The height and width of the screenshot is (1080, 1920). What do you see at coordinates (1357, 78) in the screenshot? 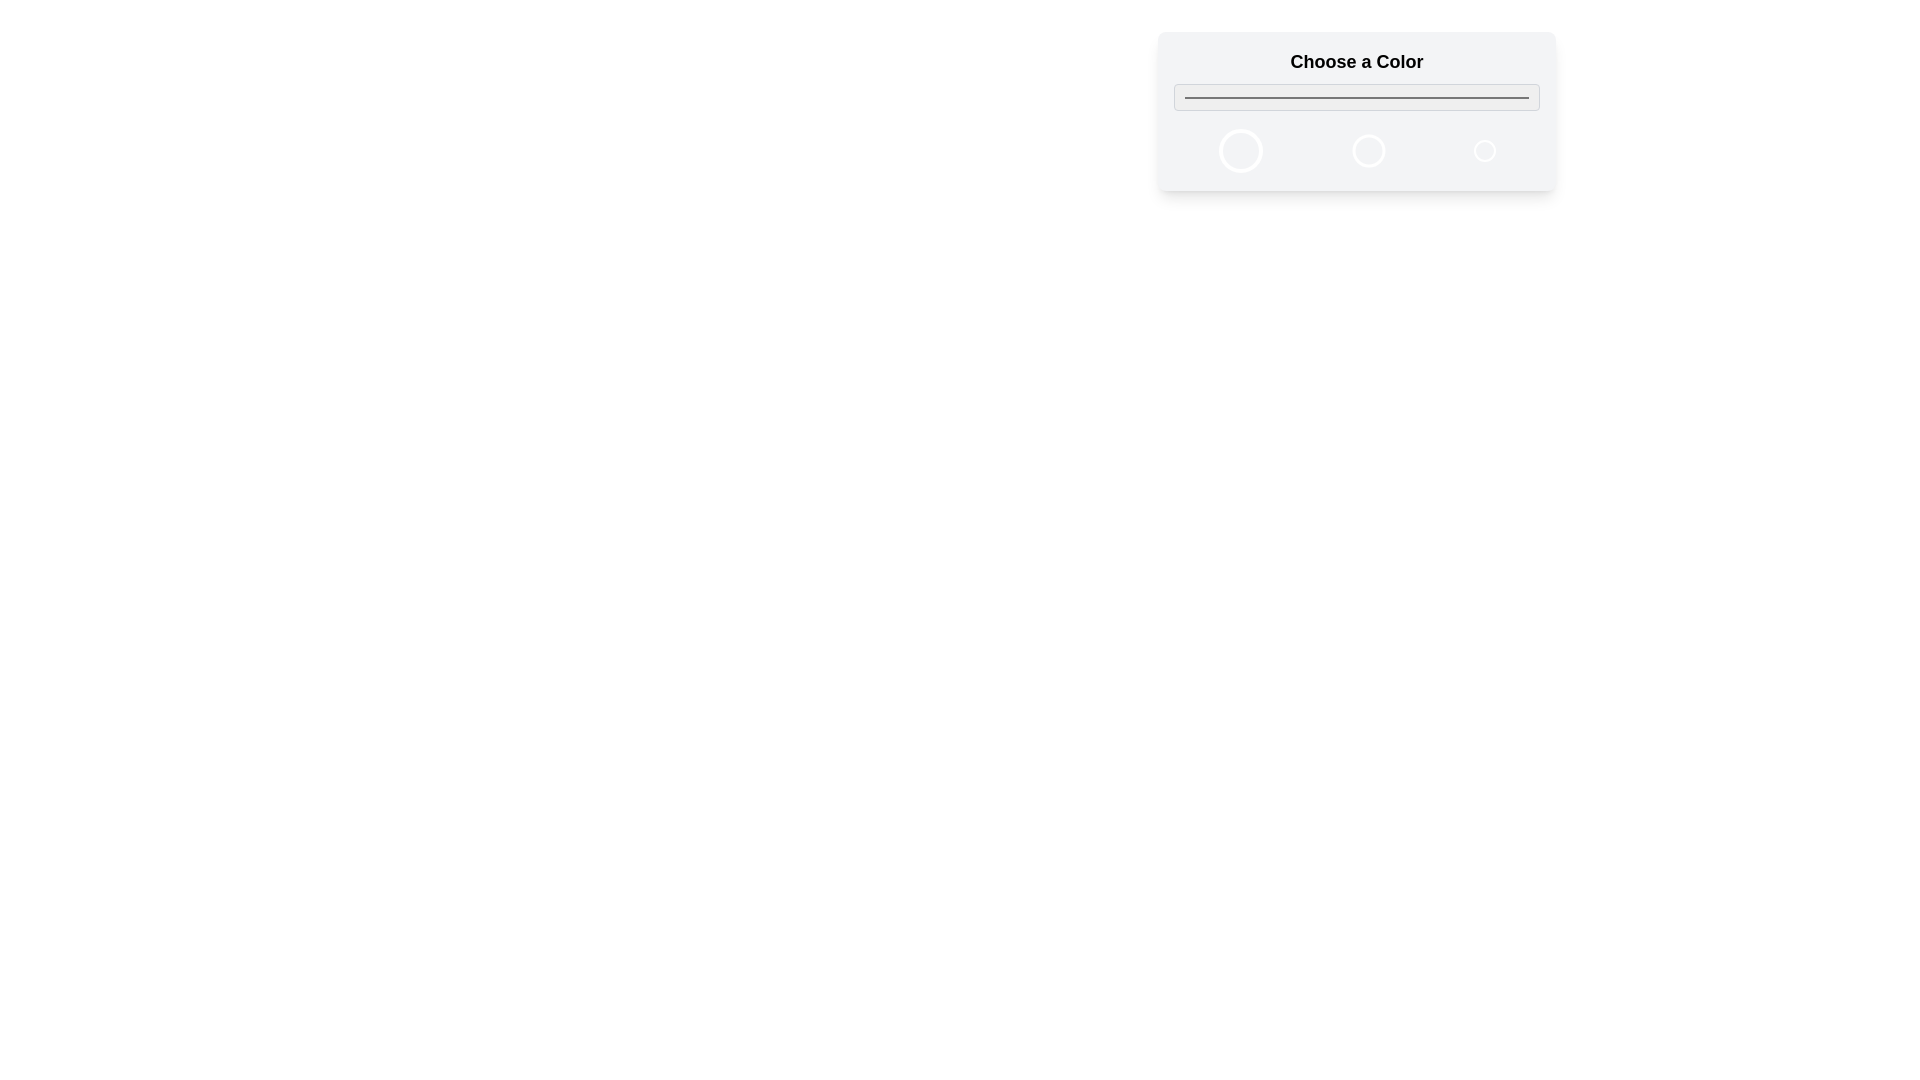
I see `the static text label that reads 'Choose a Color', which is prominently styled in bold and centered above the input box` at bounding box center [1357, 78].